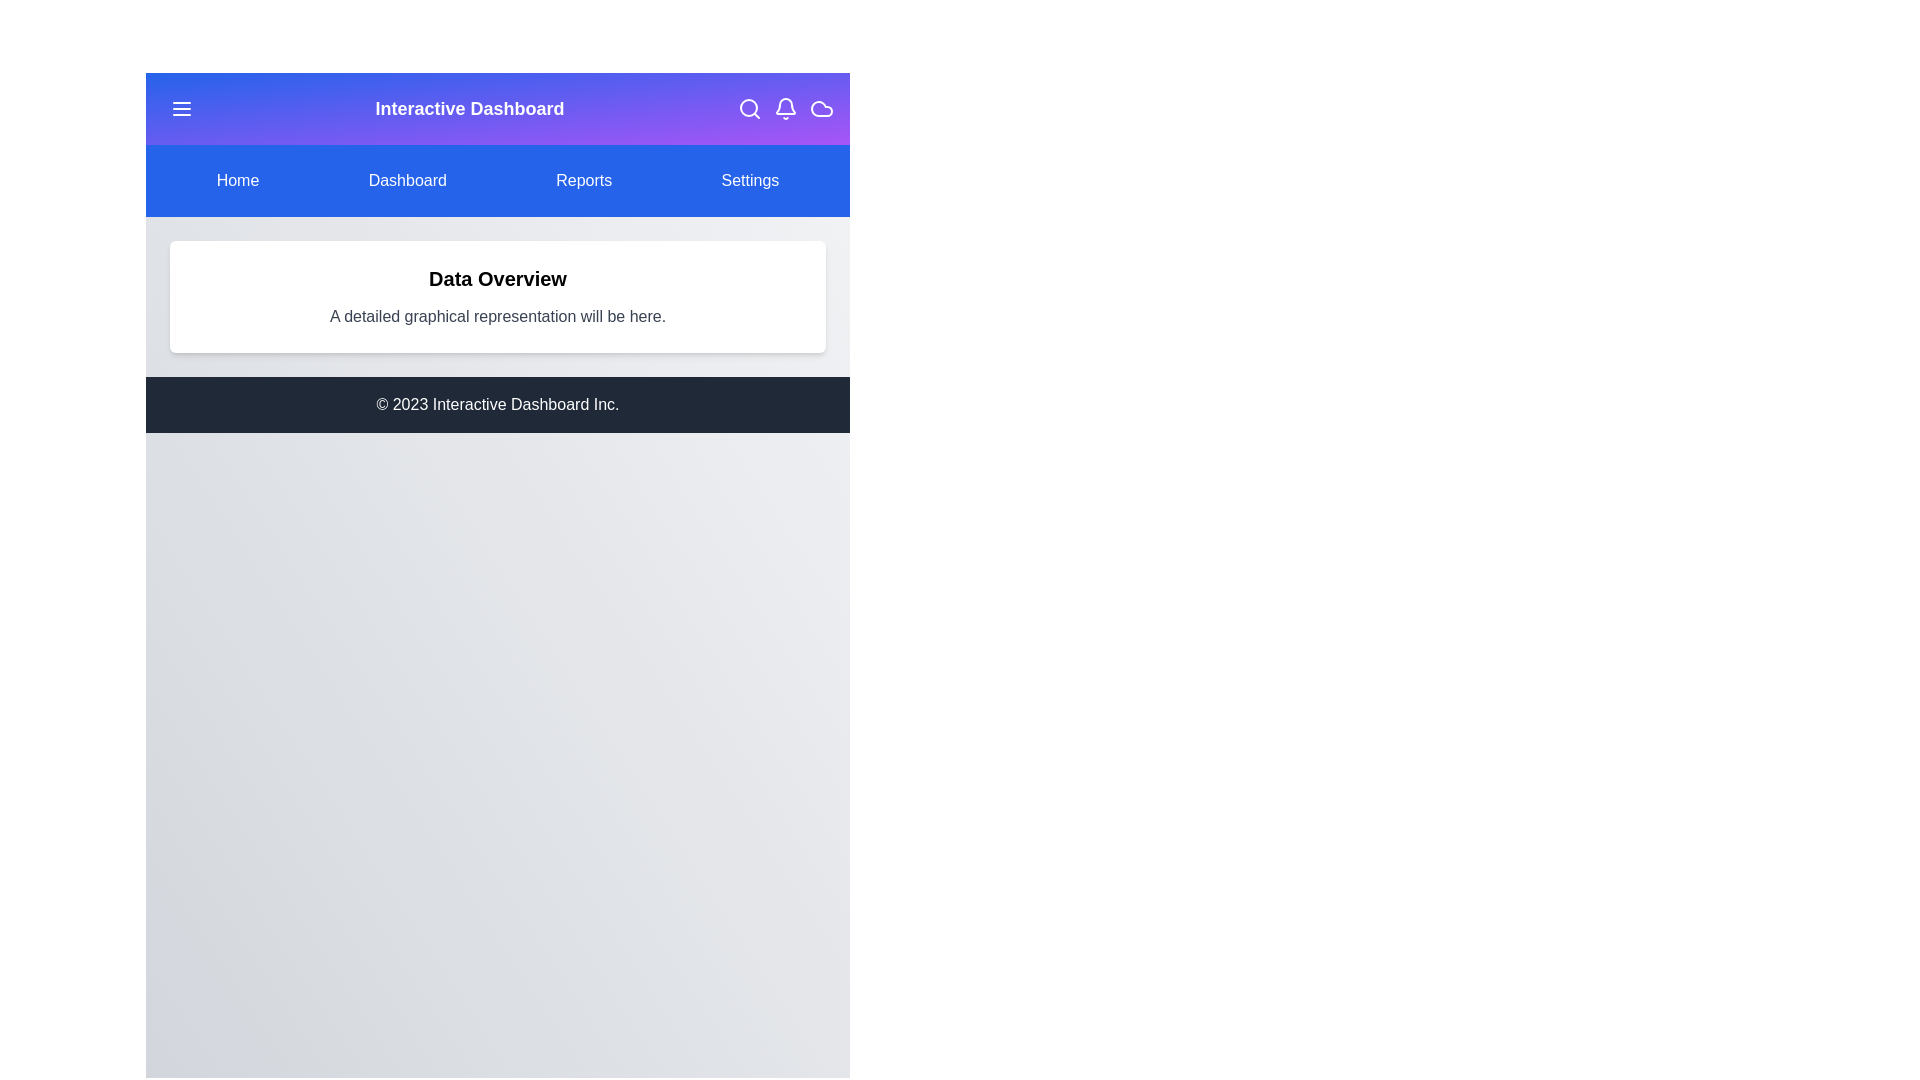 The height and width of the screenshot is (1080, 1920). I want to click on the menu toggle button located in the header, so click(182, 108).